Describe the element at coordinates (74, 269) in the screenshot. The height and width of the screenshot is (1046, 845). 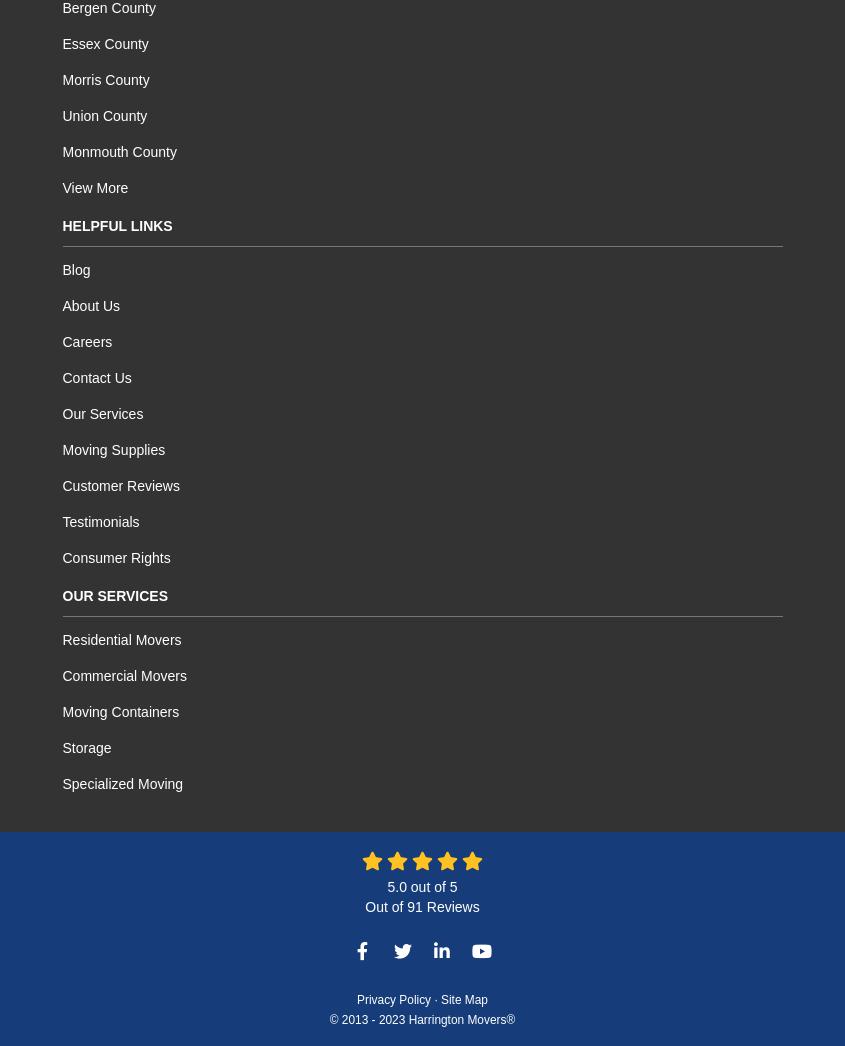
I see `'Blog'` at that location.